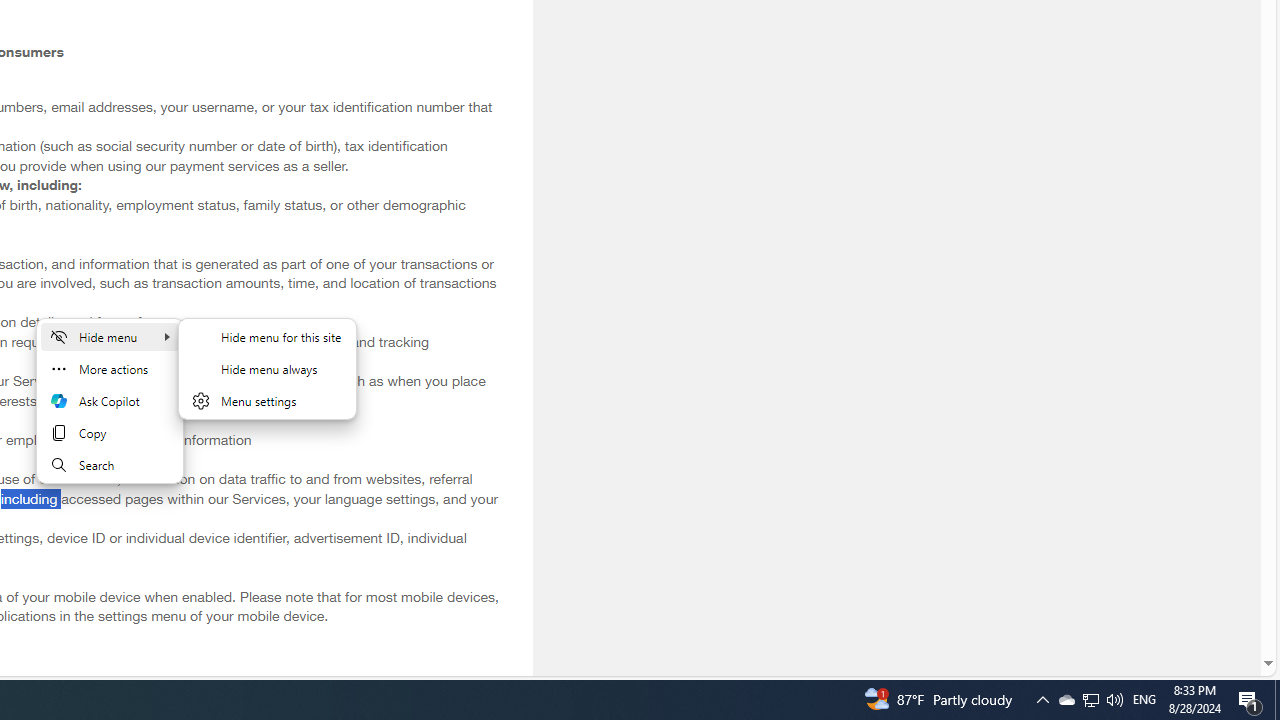  What do you see at coordinates (109, 432) in the screenshot?
I see `'Copy'` at bounding box center [109, 432].